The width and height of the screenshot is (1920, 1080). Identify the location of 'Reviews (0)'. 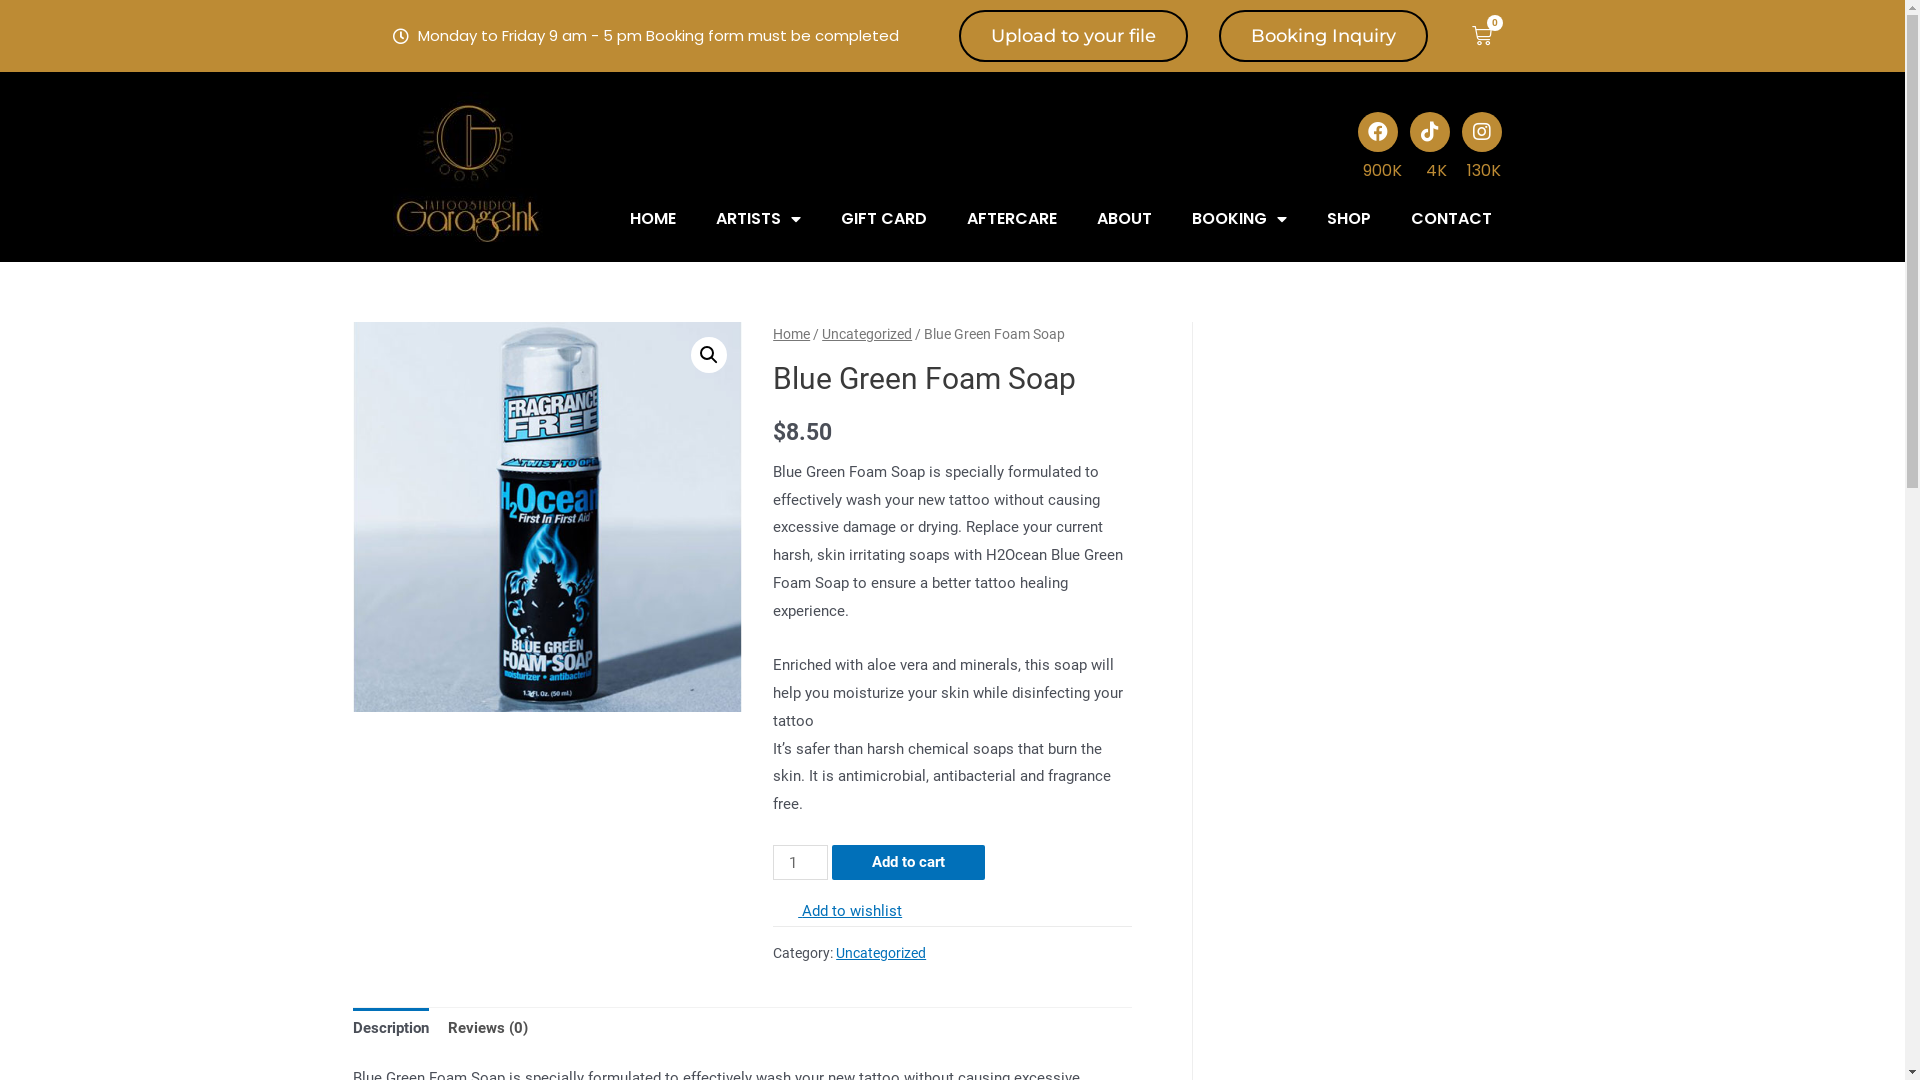
(488, 1029).